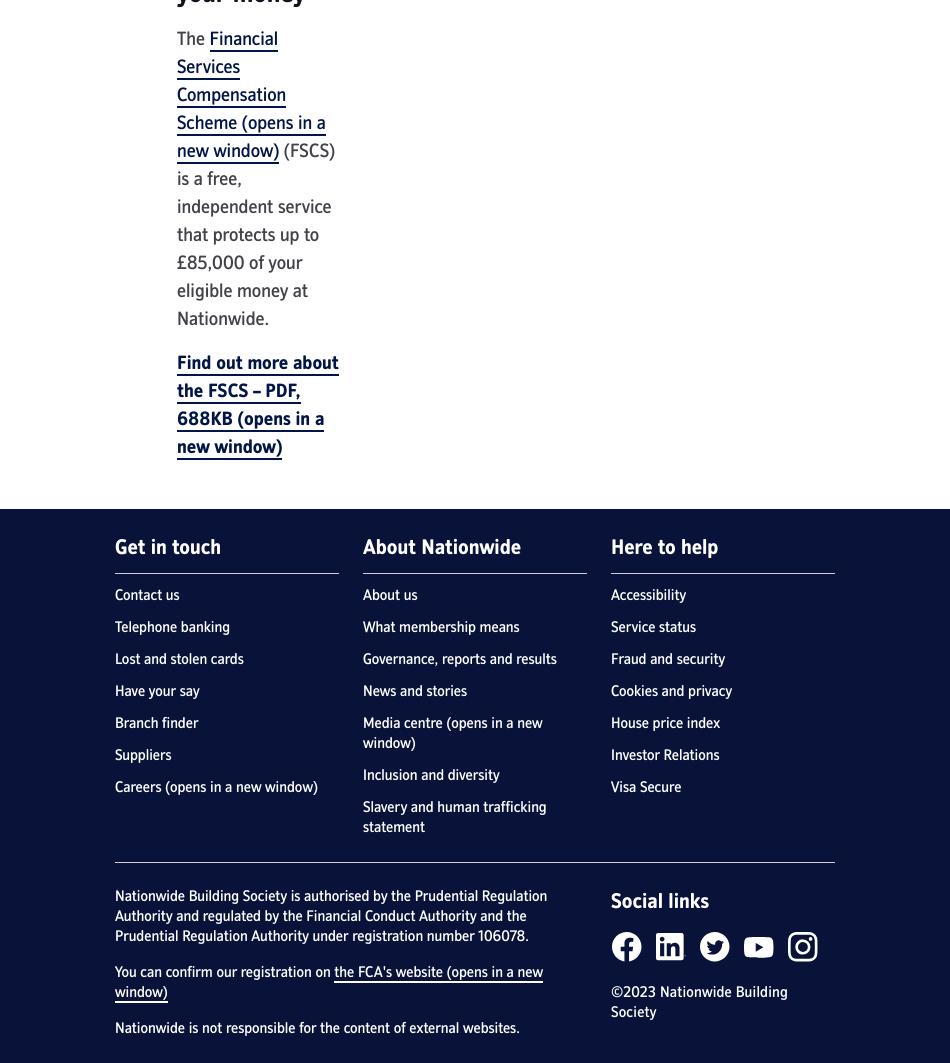  What do you see at coordinates (458, 658) in the screenshot?
I see `'Governance, reports and results'` at bounding box center [458, 658].